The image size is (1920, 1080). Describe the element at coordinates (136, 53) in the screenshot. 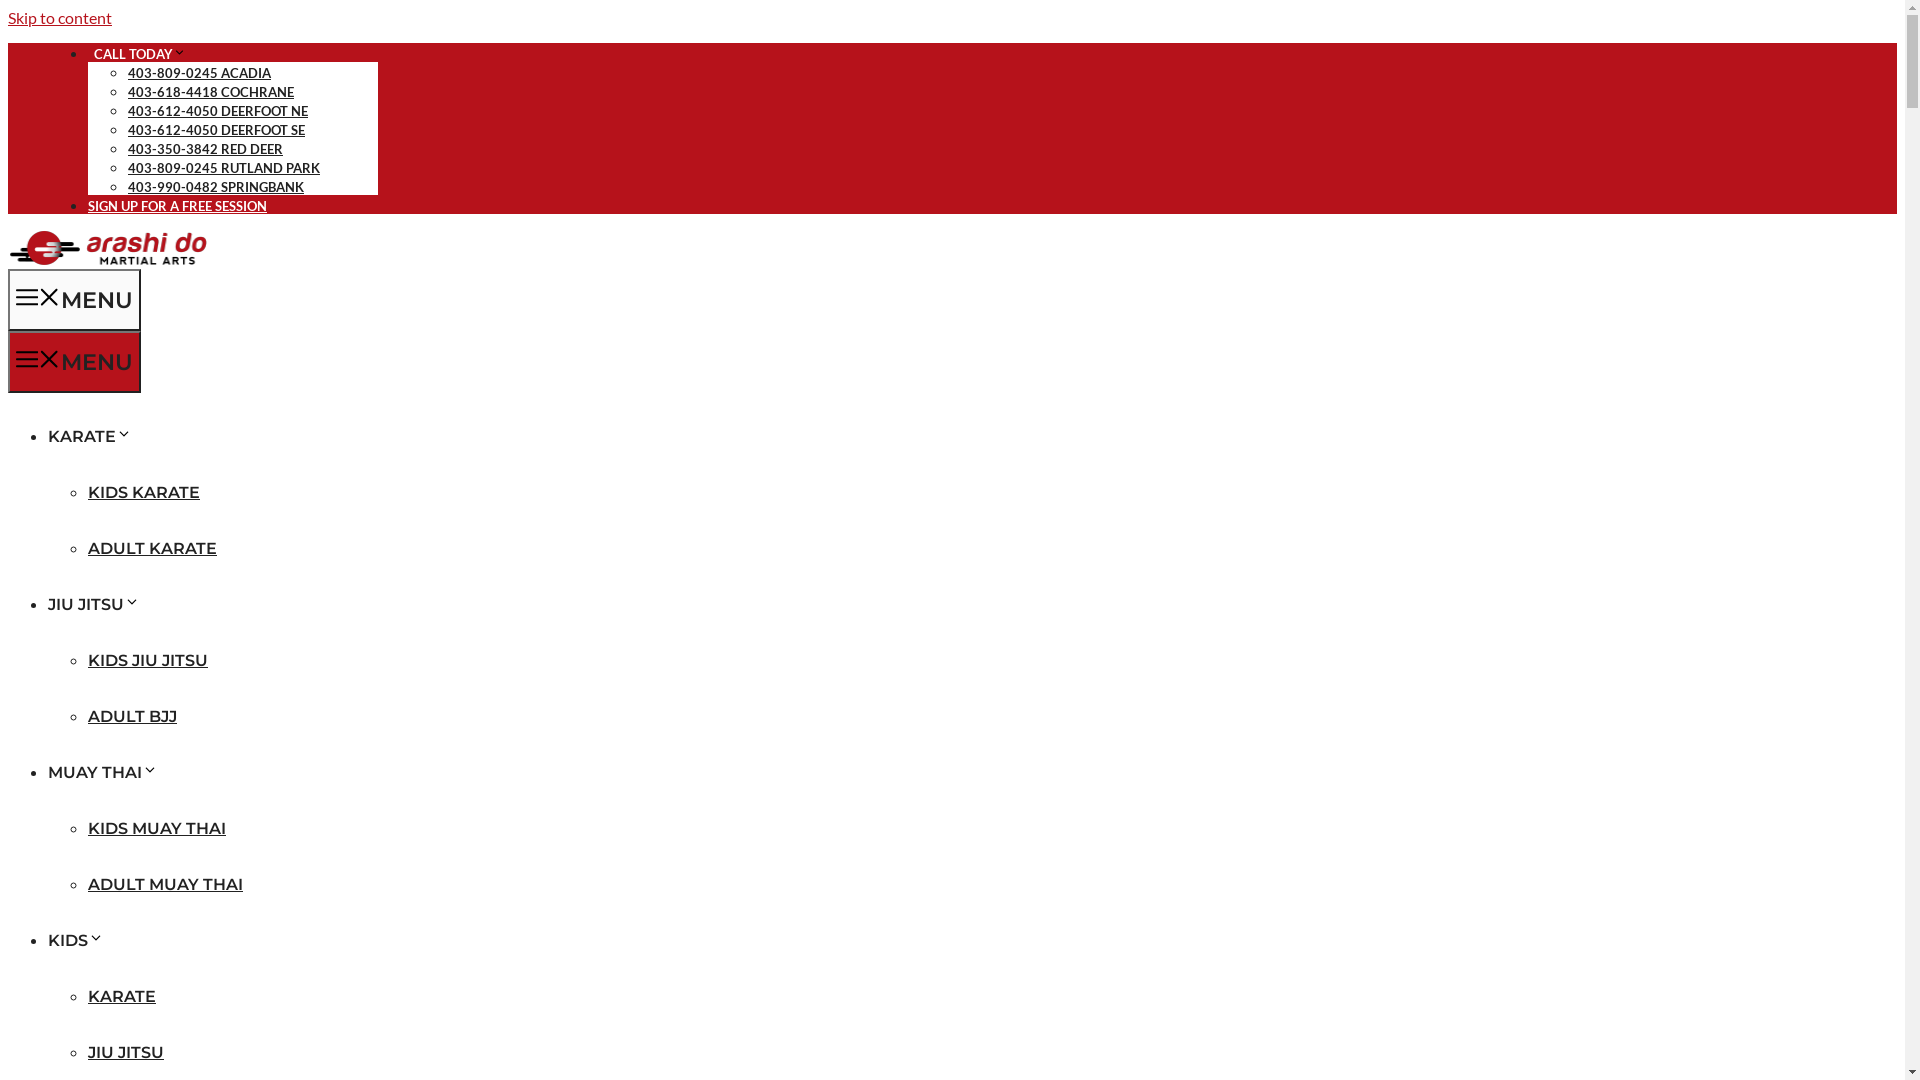

I see `'  CALL TODAY'` at that location.